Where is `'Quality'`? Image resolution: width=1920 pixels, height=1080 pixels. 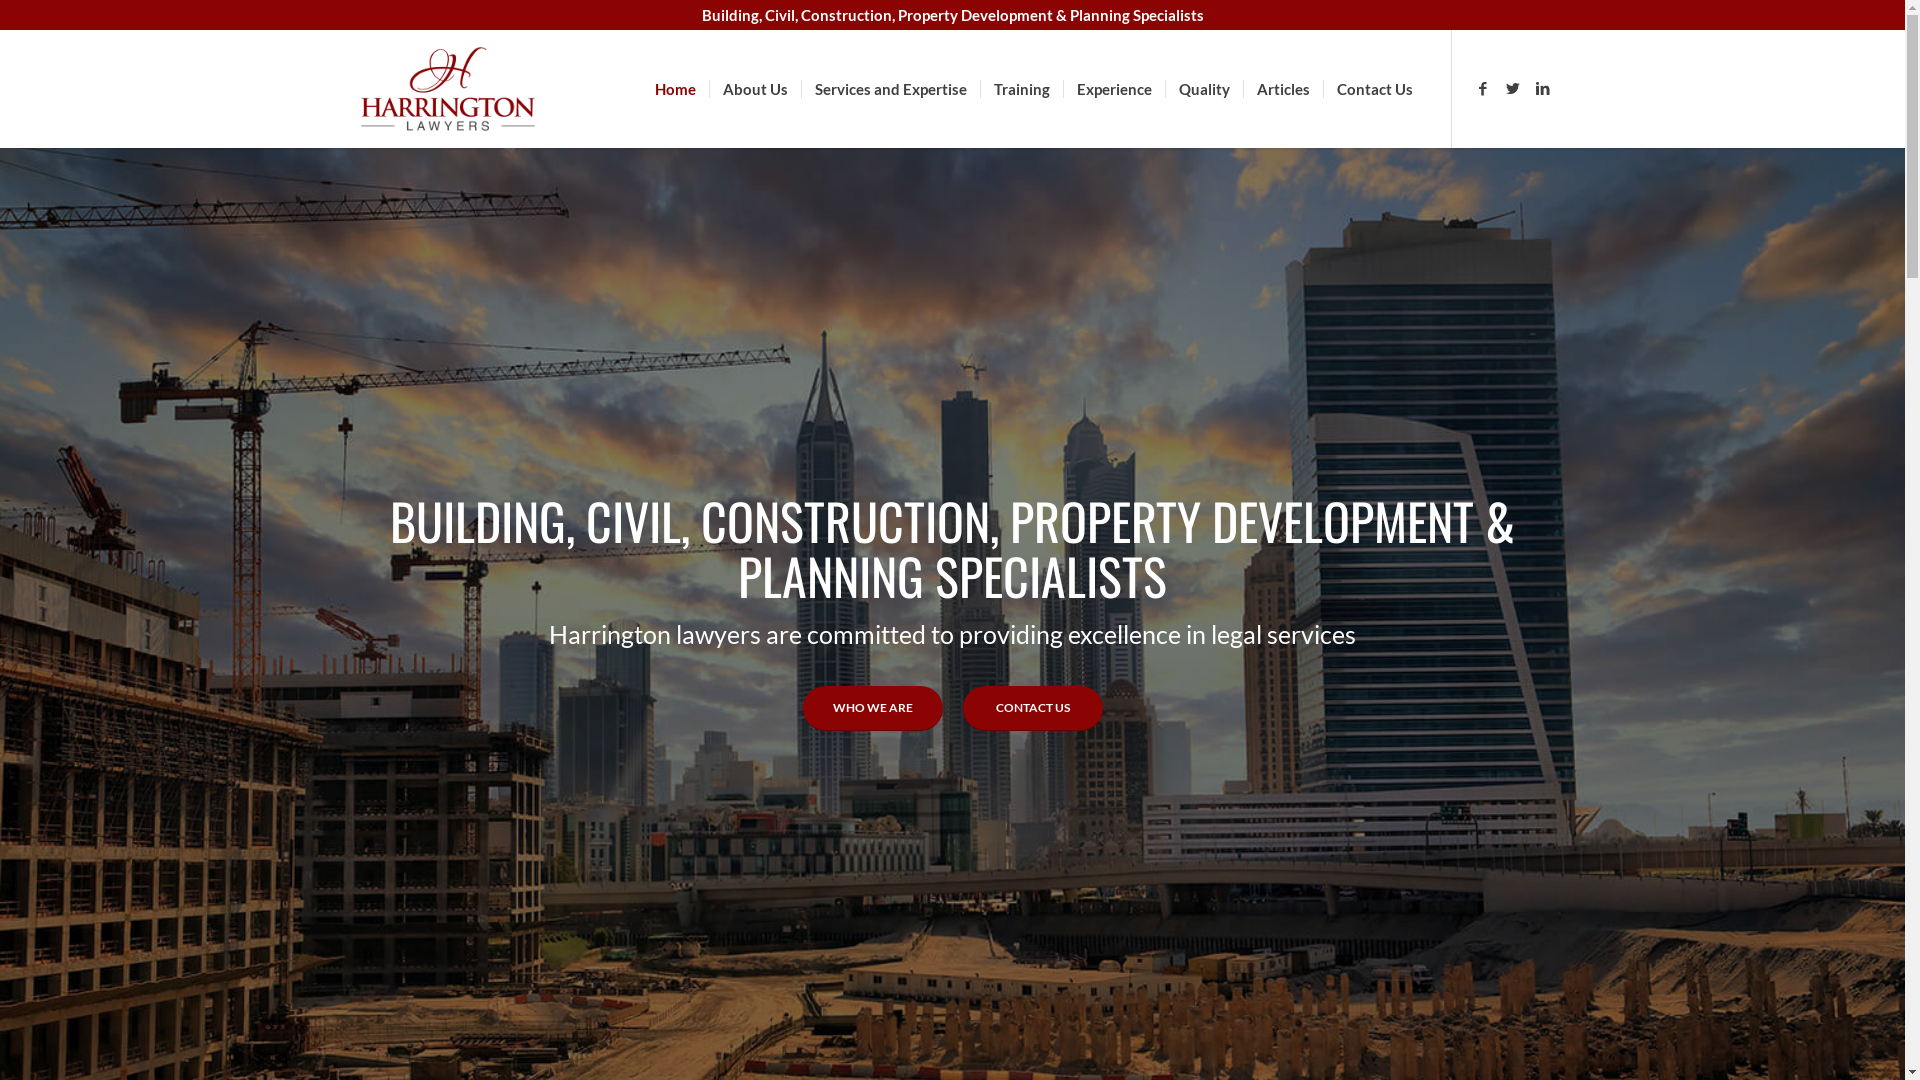
'Quality' is located at coordinates (1163, 87).